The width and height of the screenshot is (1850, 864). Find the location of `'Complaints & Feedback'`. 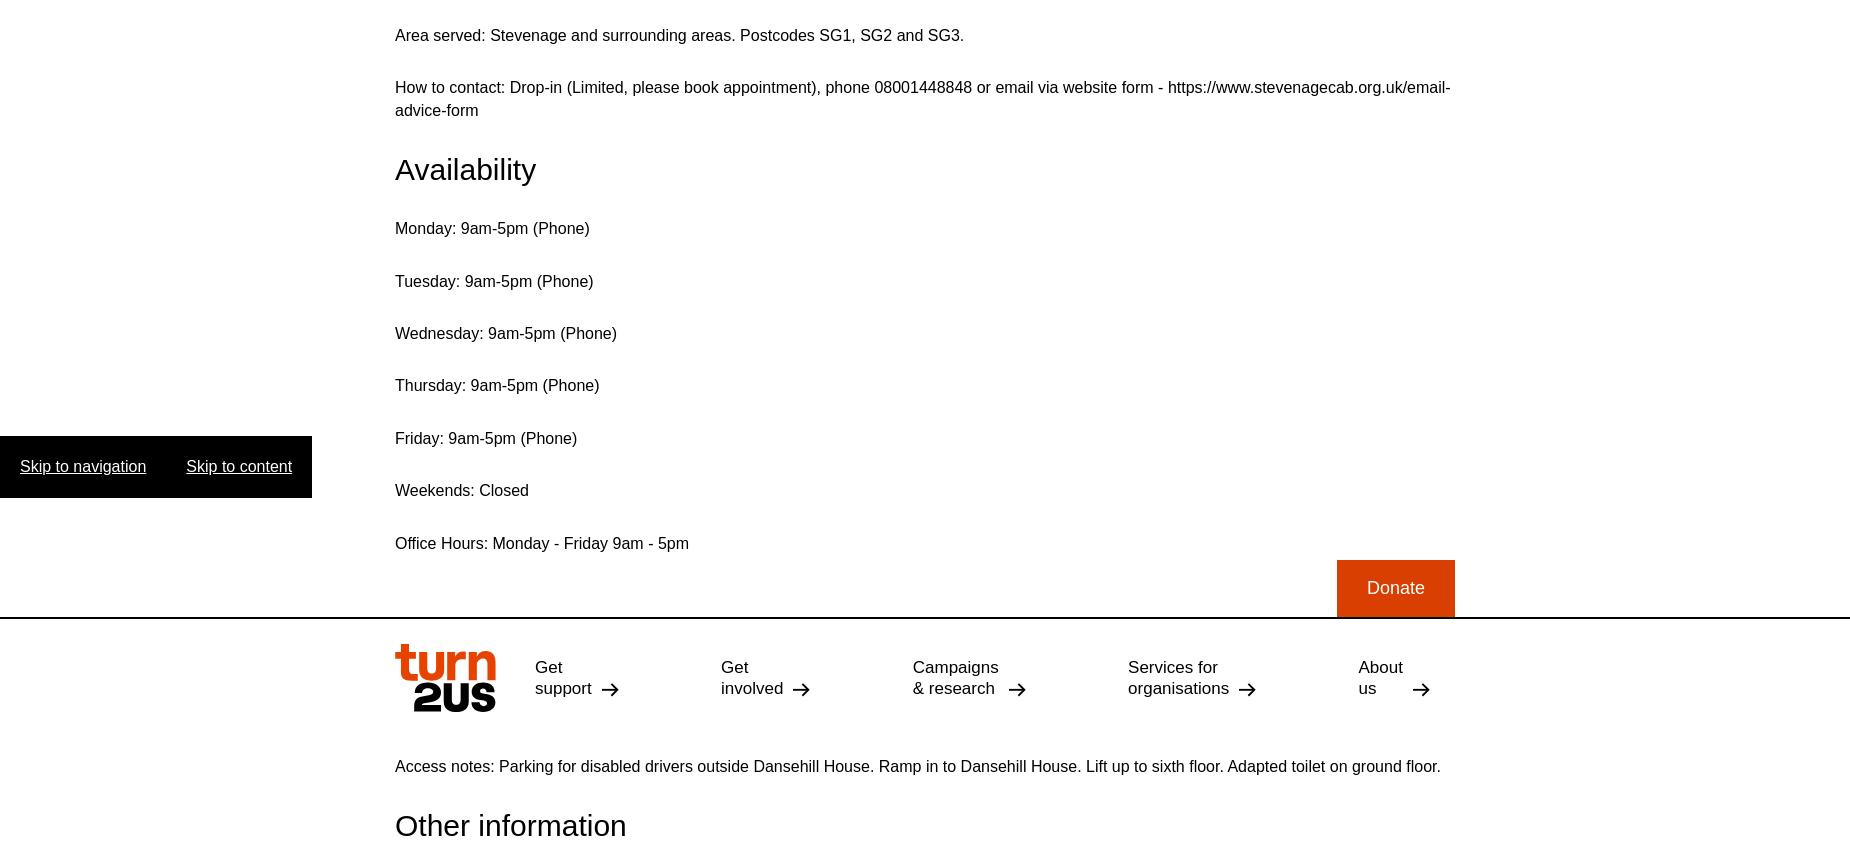

'Complaints & Feedback' is located at coordinates (943, 612).